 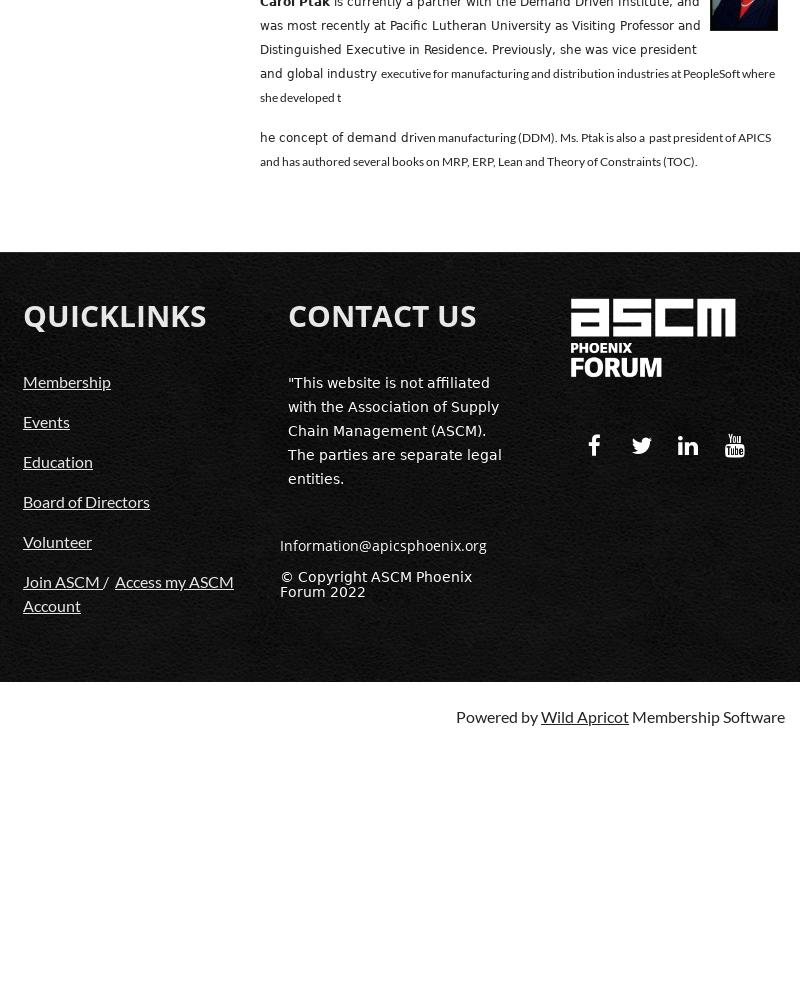 I want to click on '© Copyright ASCM Phoenix Forum 2022', so click(x=279, y=582).